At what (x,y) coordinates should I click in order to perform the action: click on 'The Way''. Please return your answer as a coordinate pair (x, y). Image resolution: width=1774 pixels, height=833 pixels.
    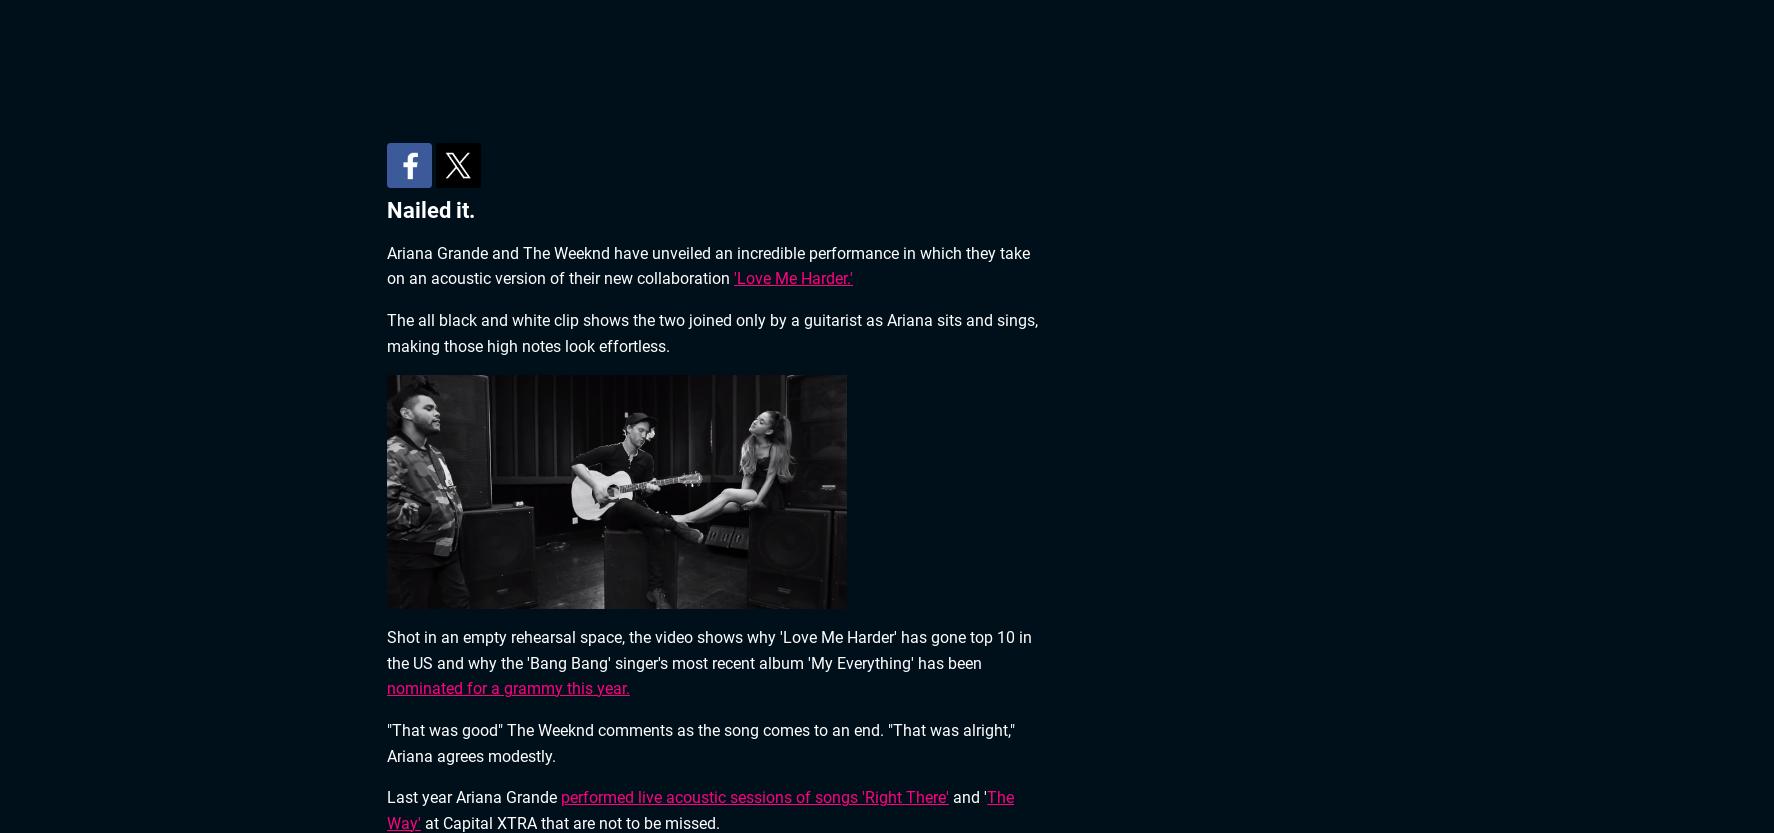
    Looking at the image, I should click on (700, 809).